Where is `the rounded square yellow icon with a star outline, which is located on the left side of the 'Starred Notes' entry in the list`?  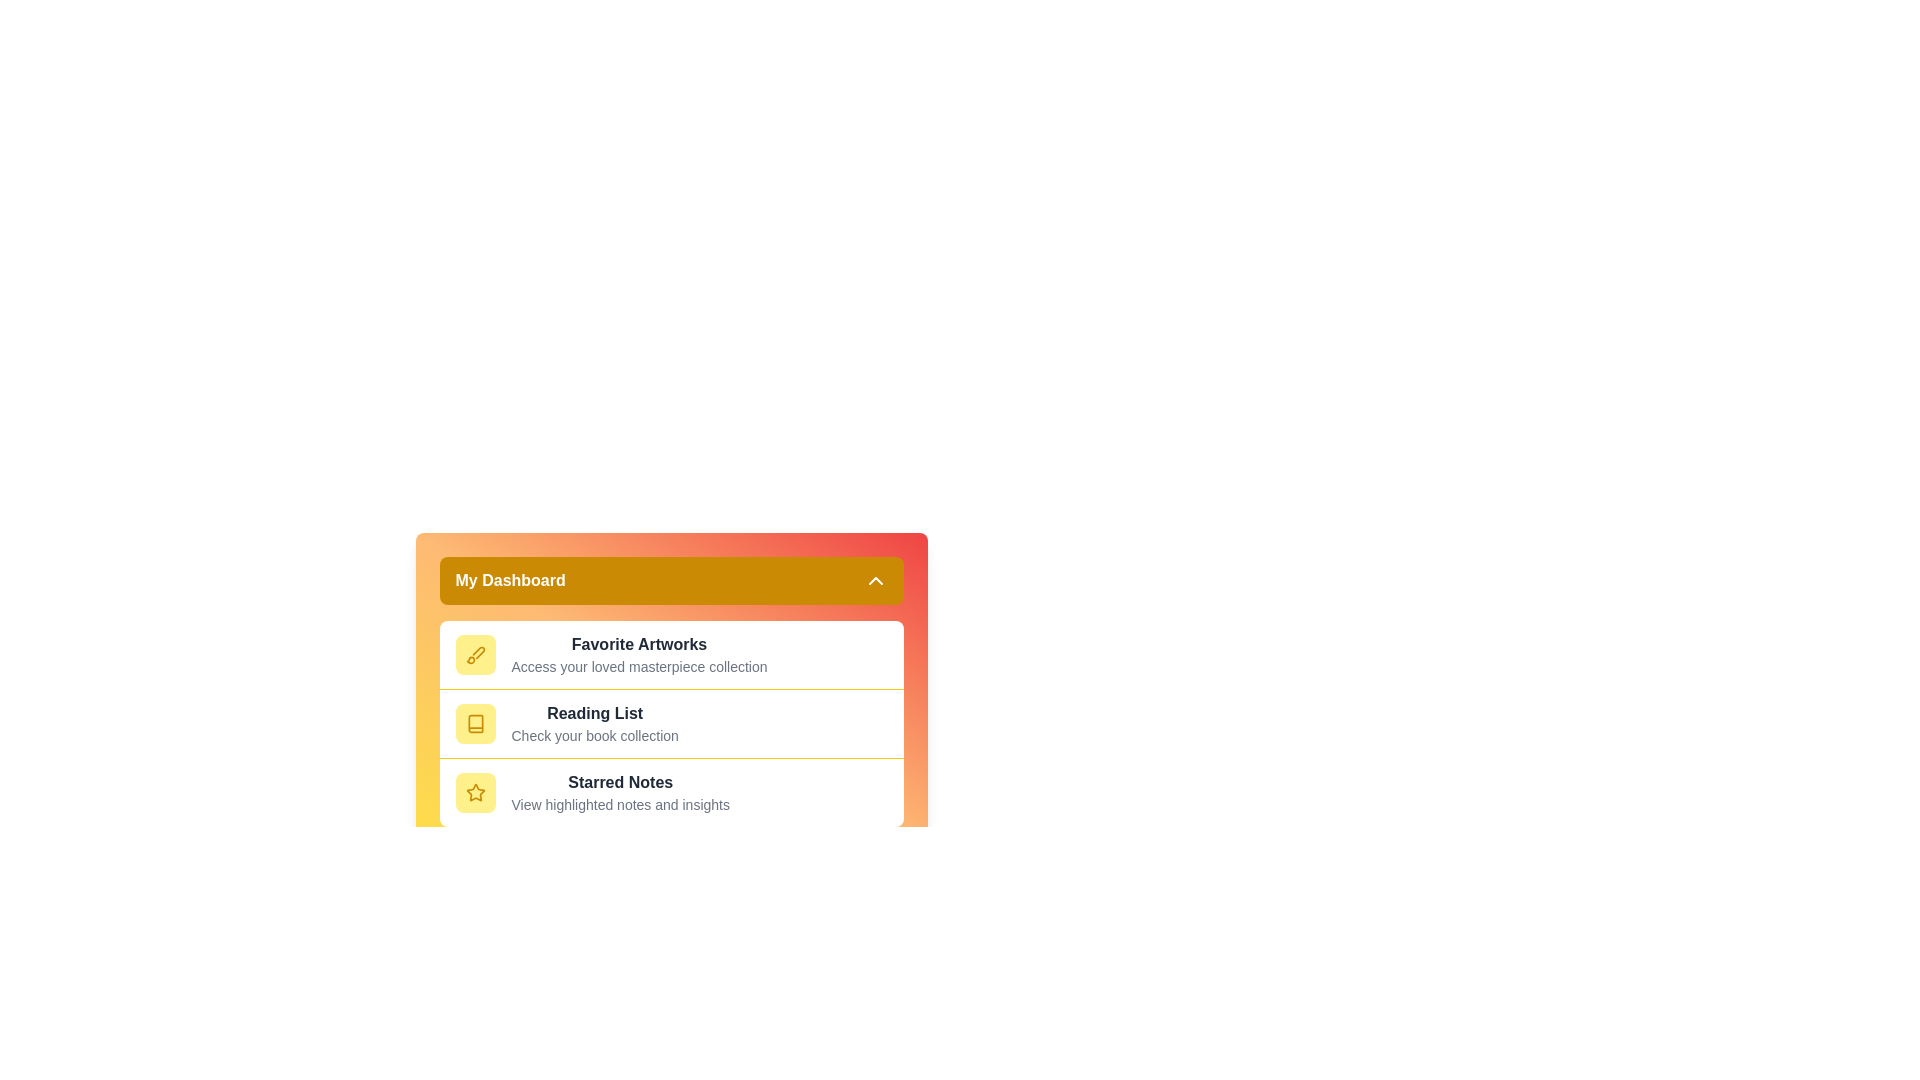 the rounded square yellow icon with a star outline, which is located on the left side of the 'Starred Notes' entry in the list is located at coordinates (474, 792).